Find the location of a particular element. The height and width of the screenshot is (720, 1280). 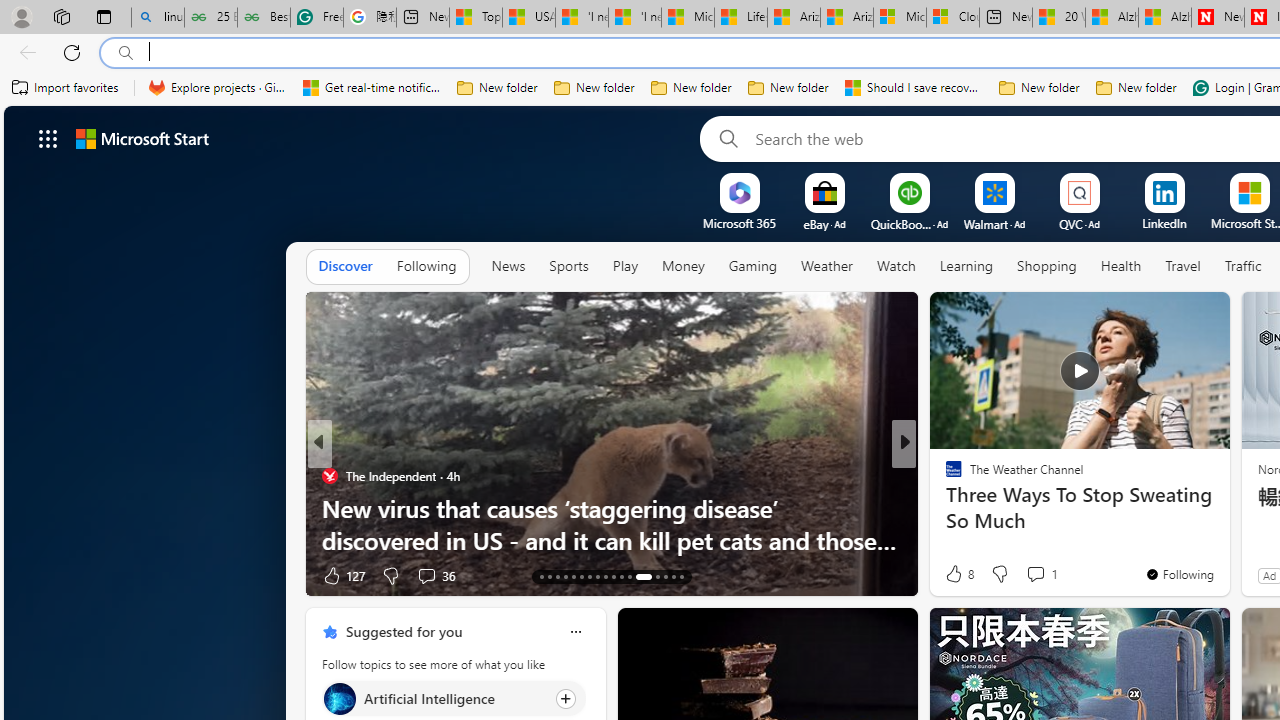

'Should I save recovered Word documents? - Microsoft Support' is located at coordinates (912, 87).